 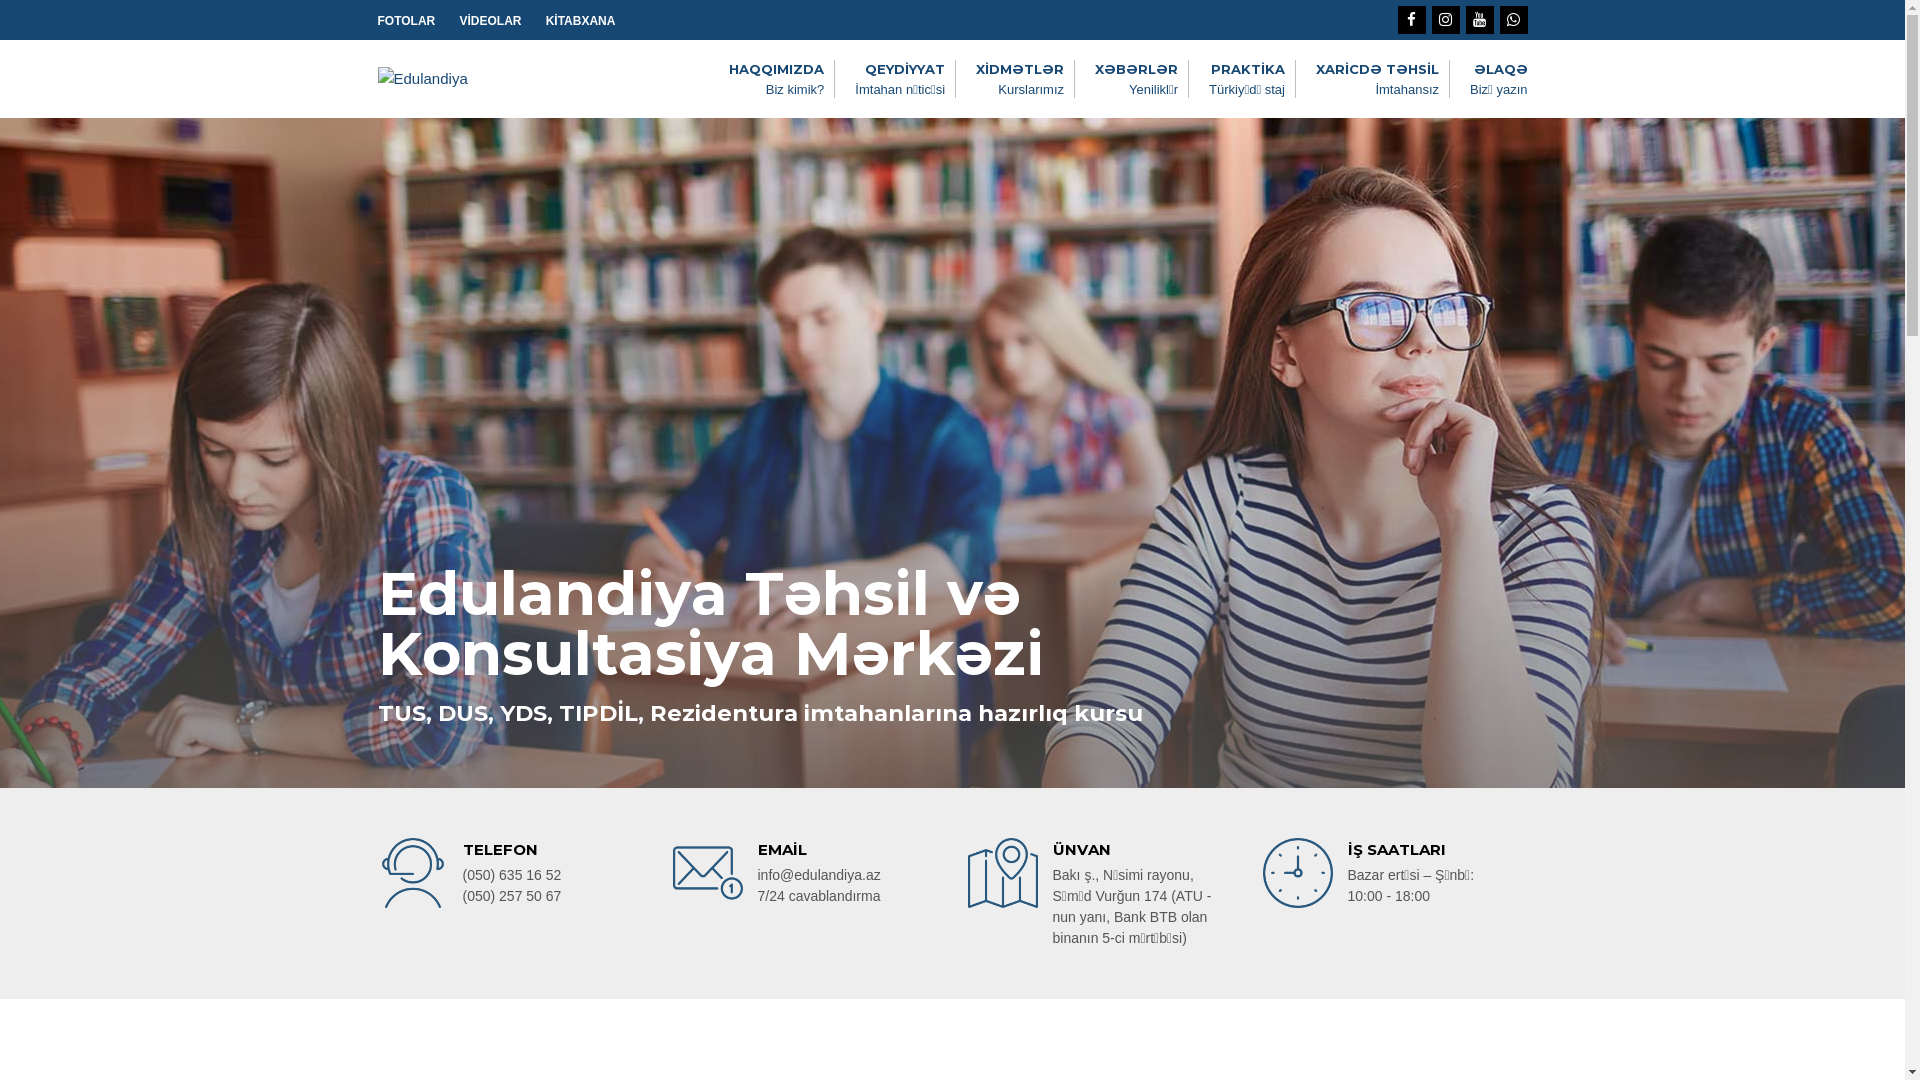 I want to click on 'KITABXANA', so click(x=579, y=21).